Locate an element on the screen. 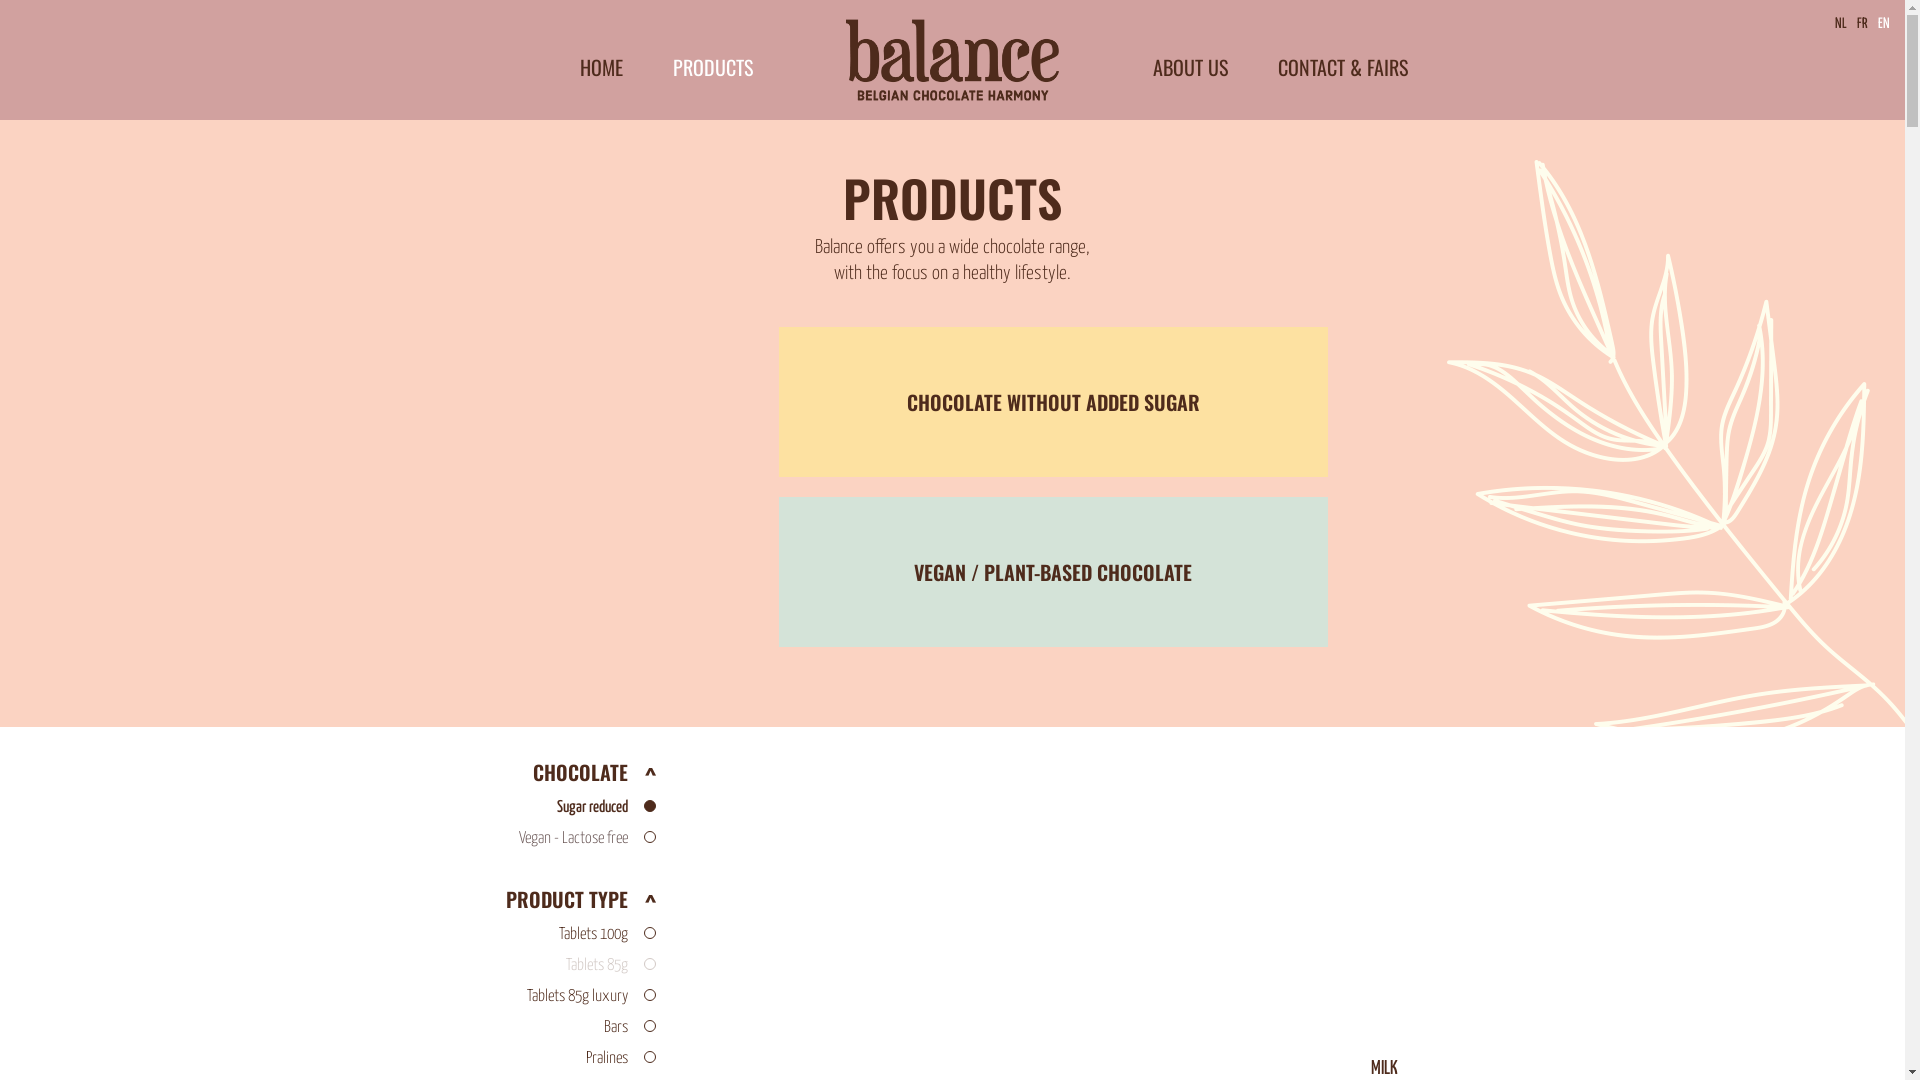  'Pralines' is located at coordinates (524, 1057).